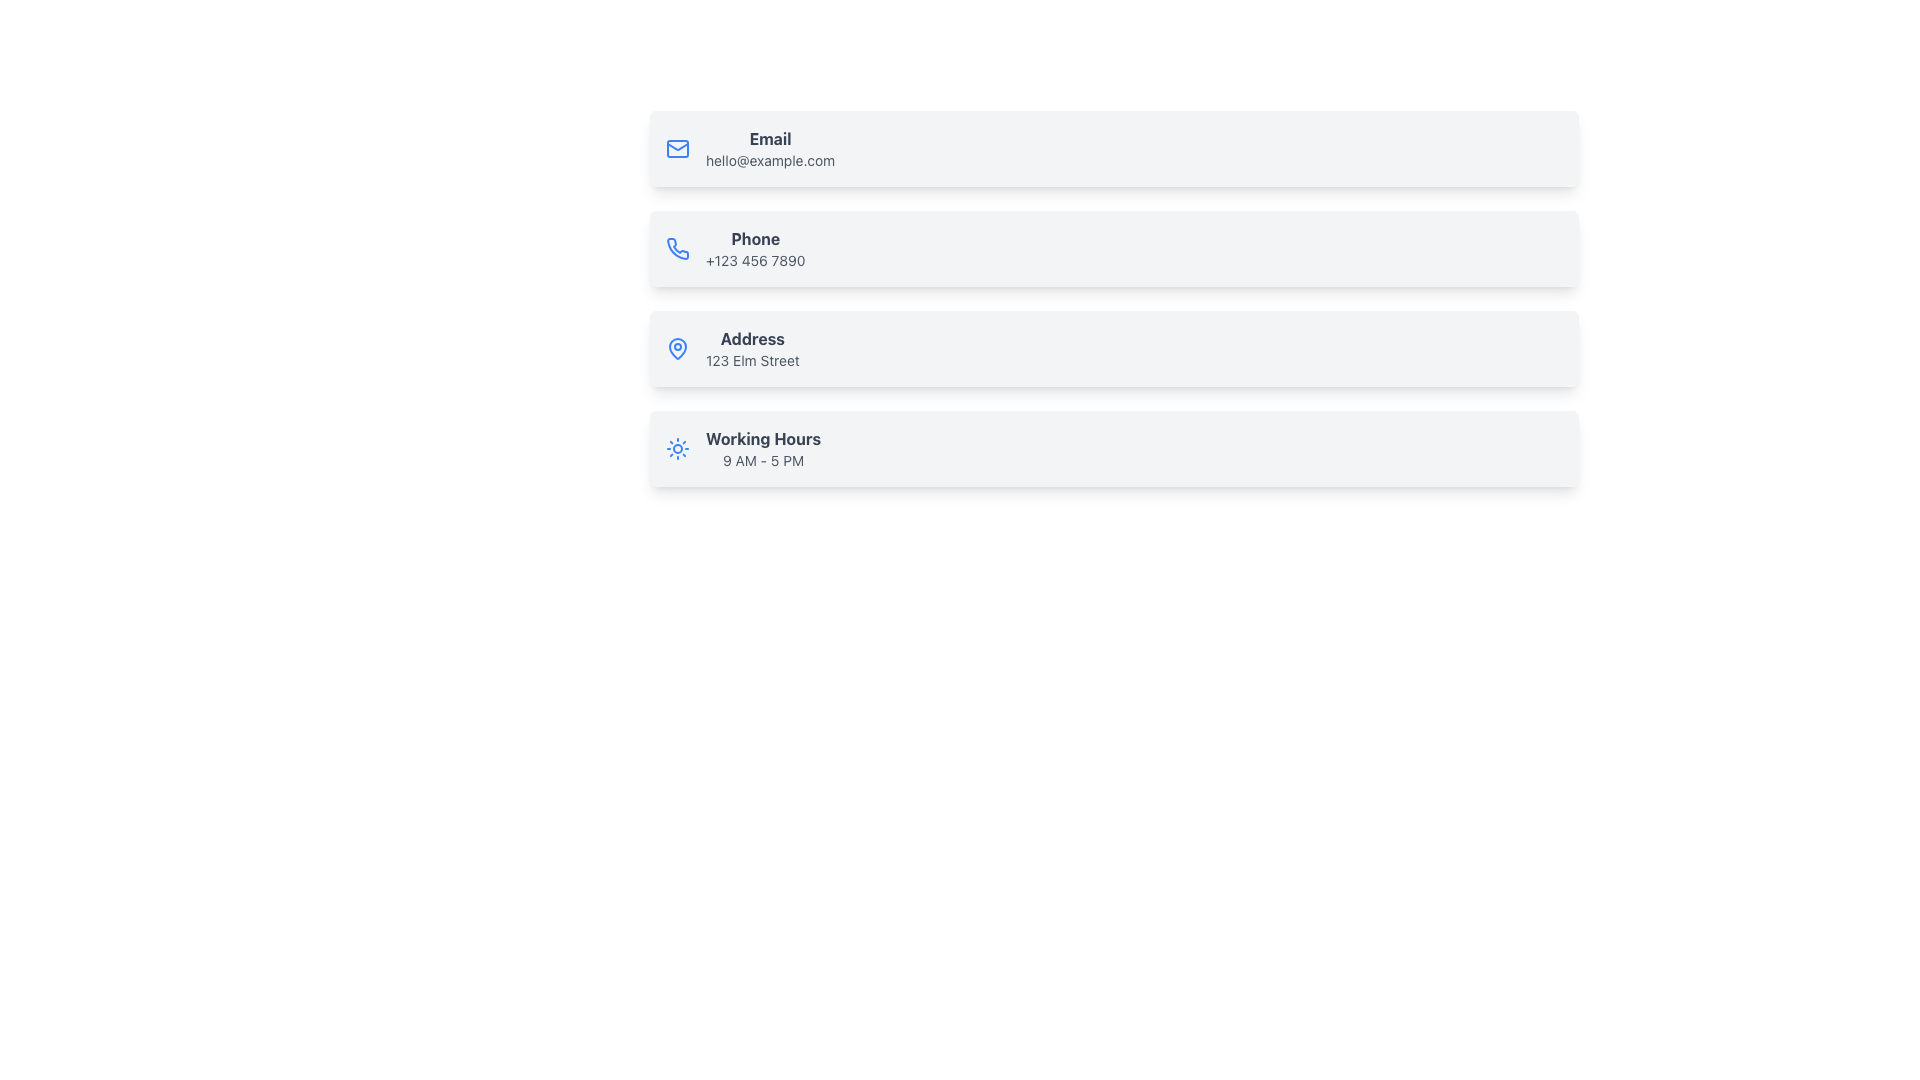 The image size is (1920, 1080). What do you see at coordinates (1113, 299) in the screenshot?
I see `displayed phone information from the second entry of the Information block, which is structured as a vertical list of contact details` at bounding box center [1113, 299].